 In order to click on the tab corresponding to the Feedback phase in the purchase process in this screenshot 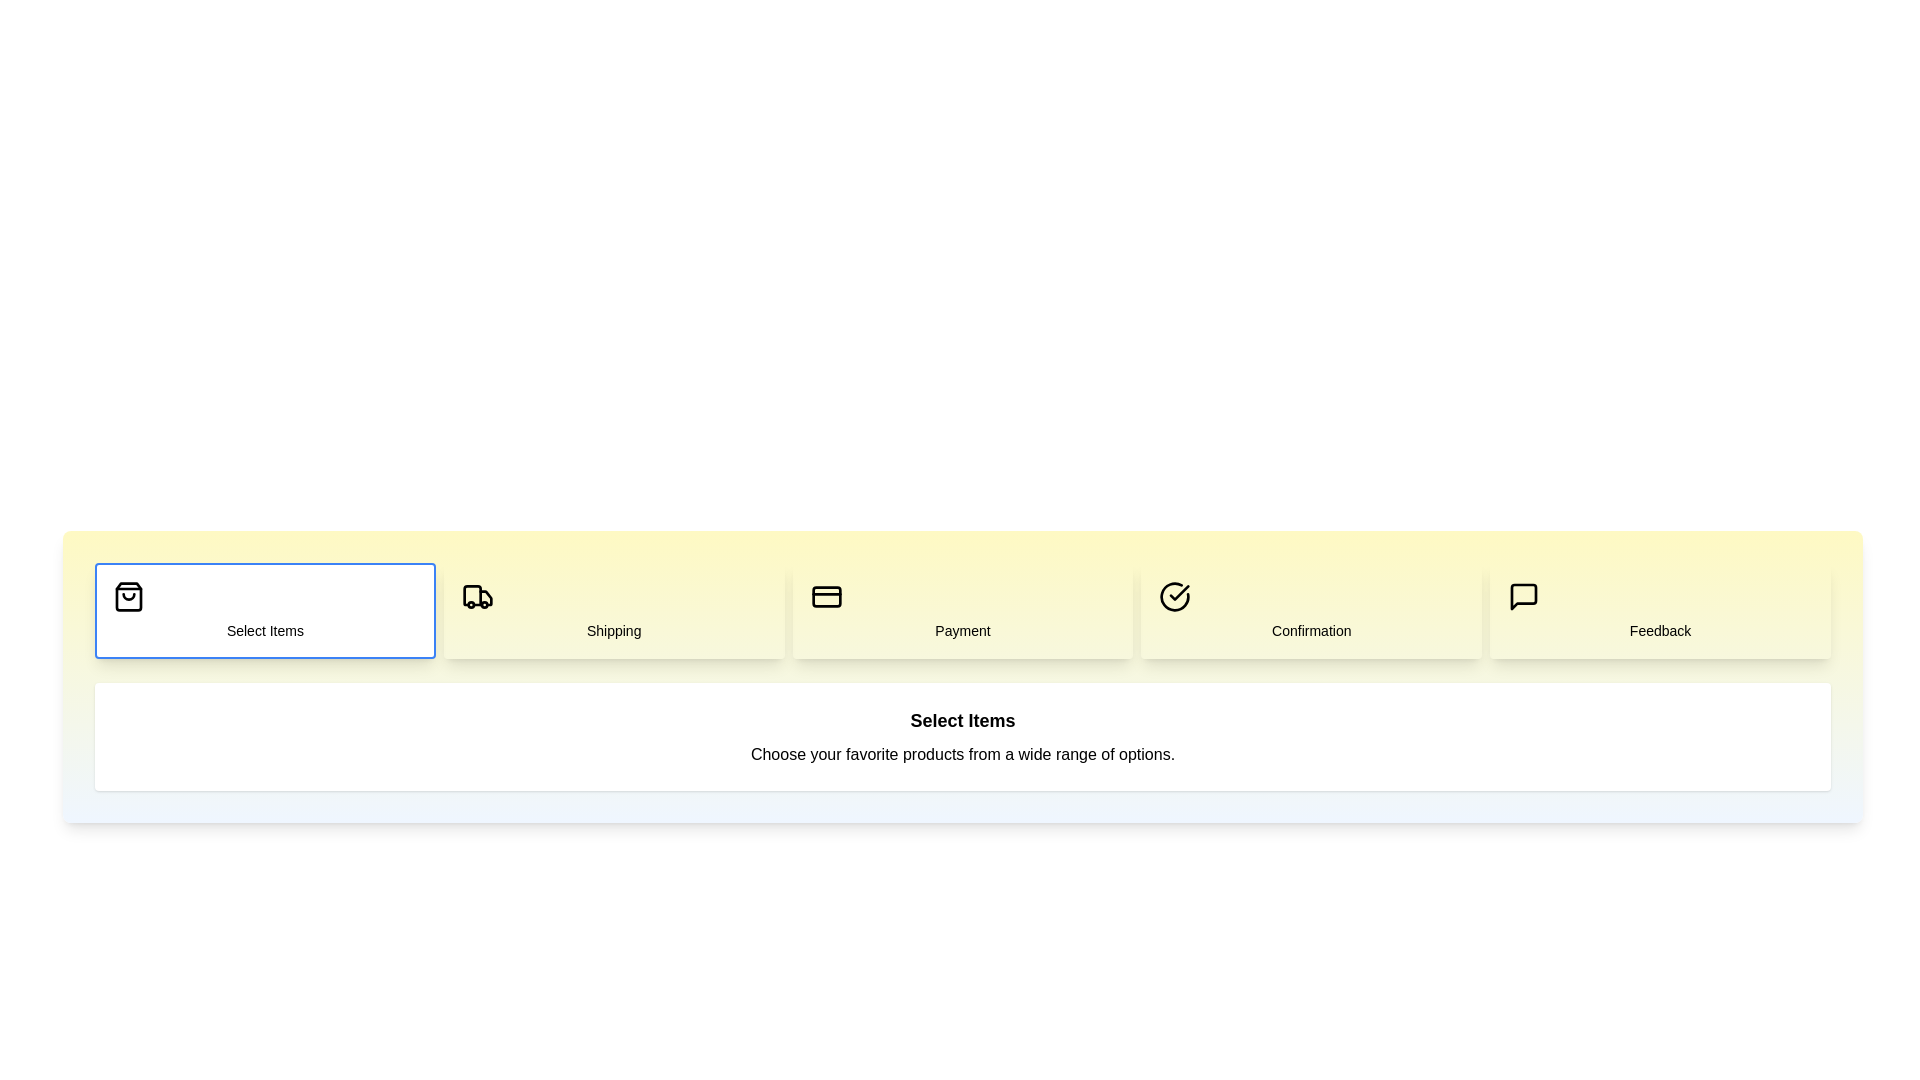, I will do `click(1660, 609)`.